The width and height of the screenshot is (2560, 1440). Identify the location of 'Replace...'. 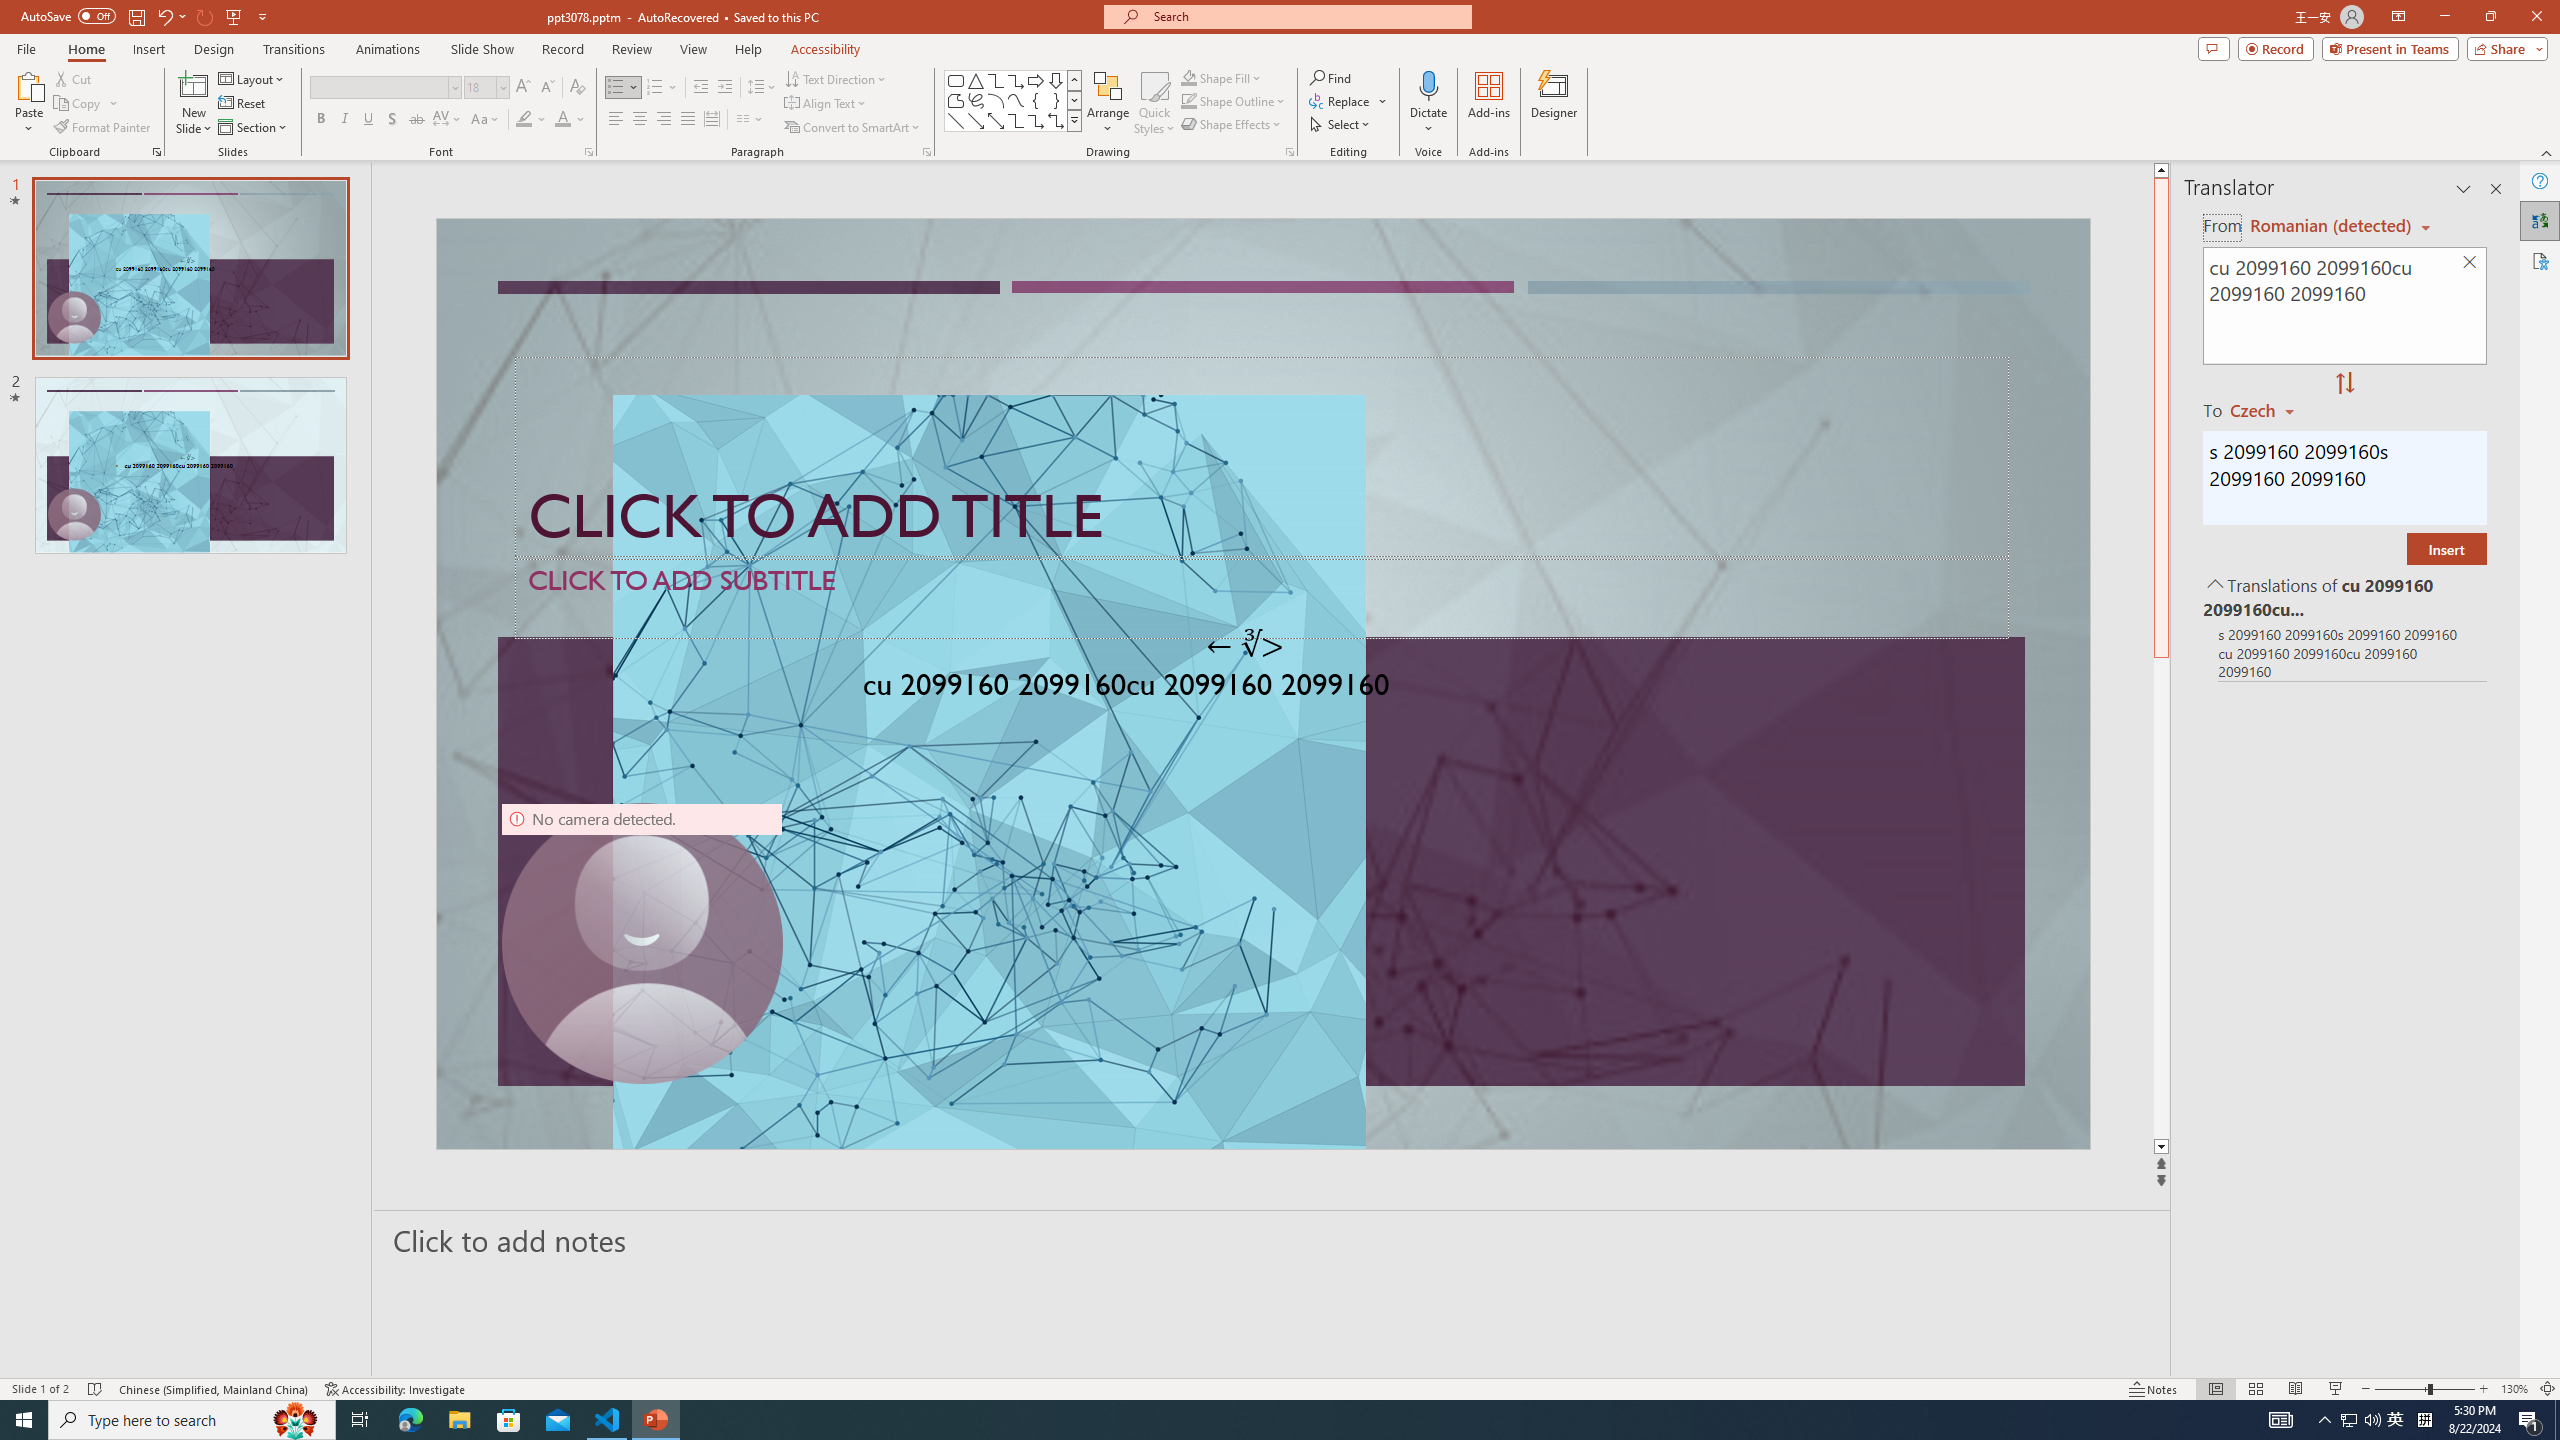
(1341, 99).